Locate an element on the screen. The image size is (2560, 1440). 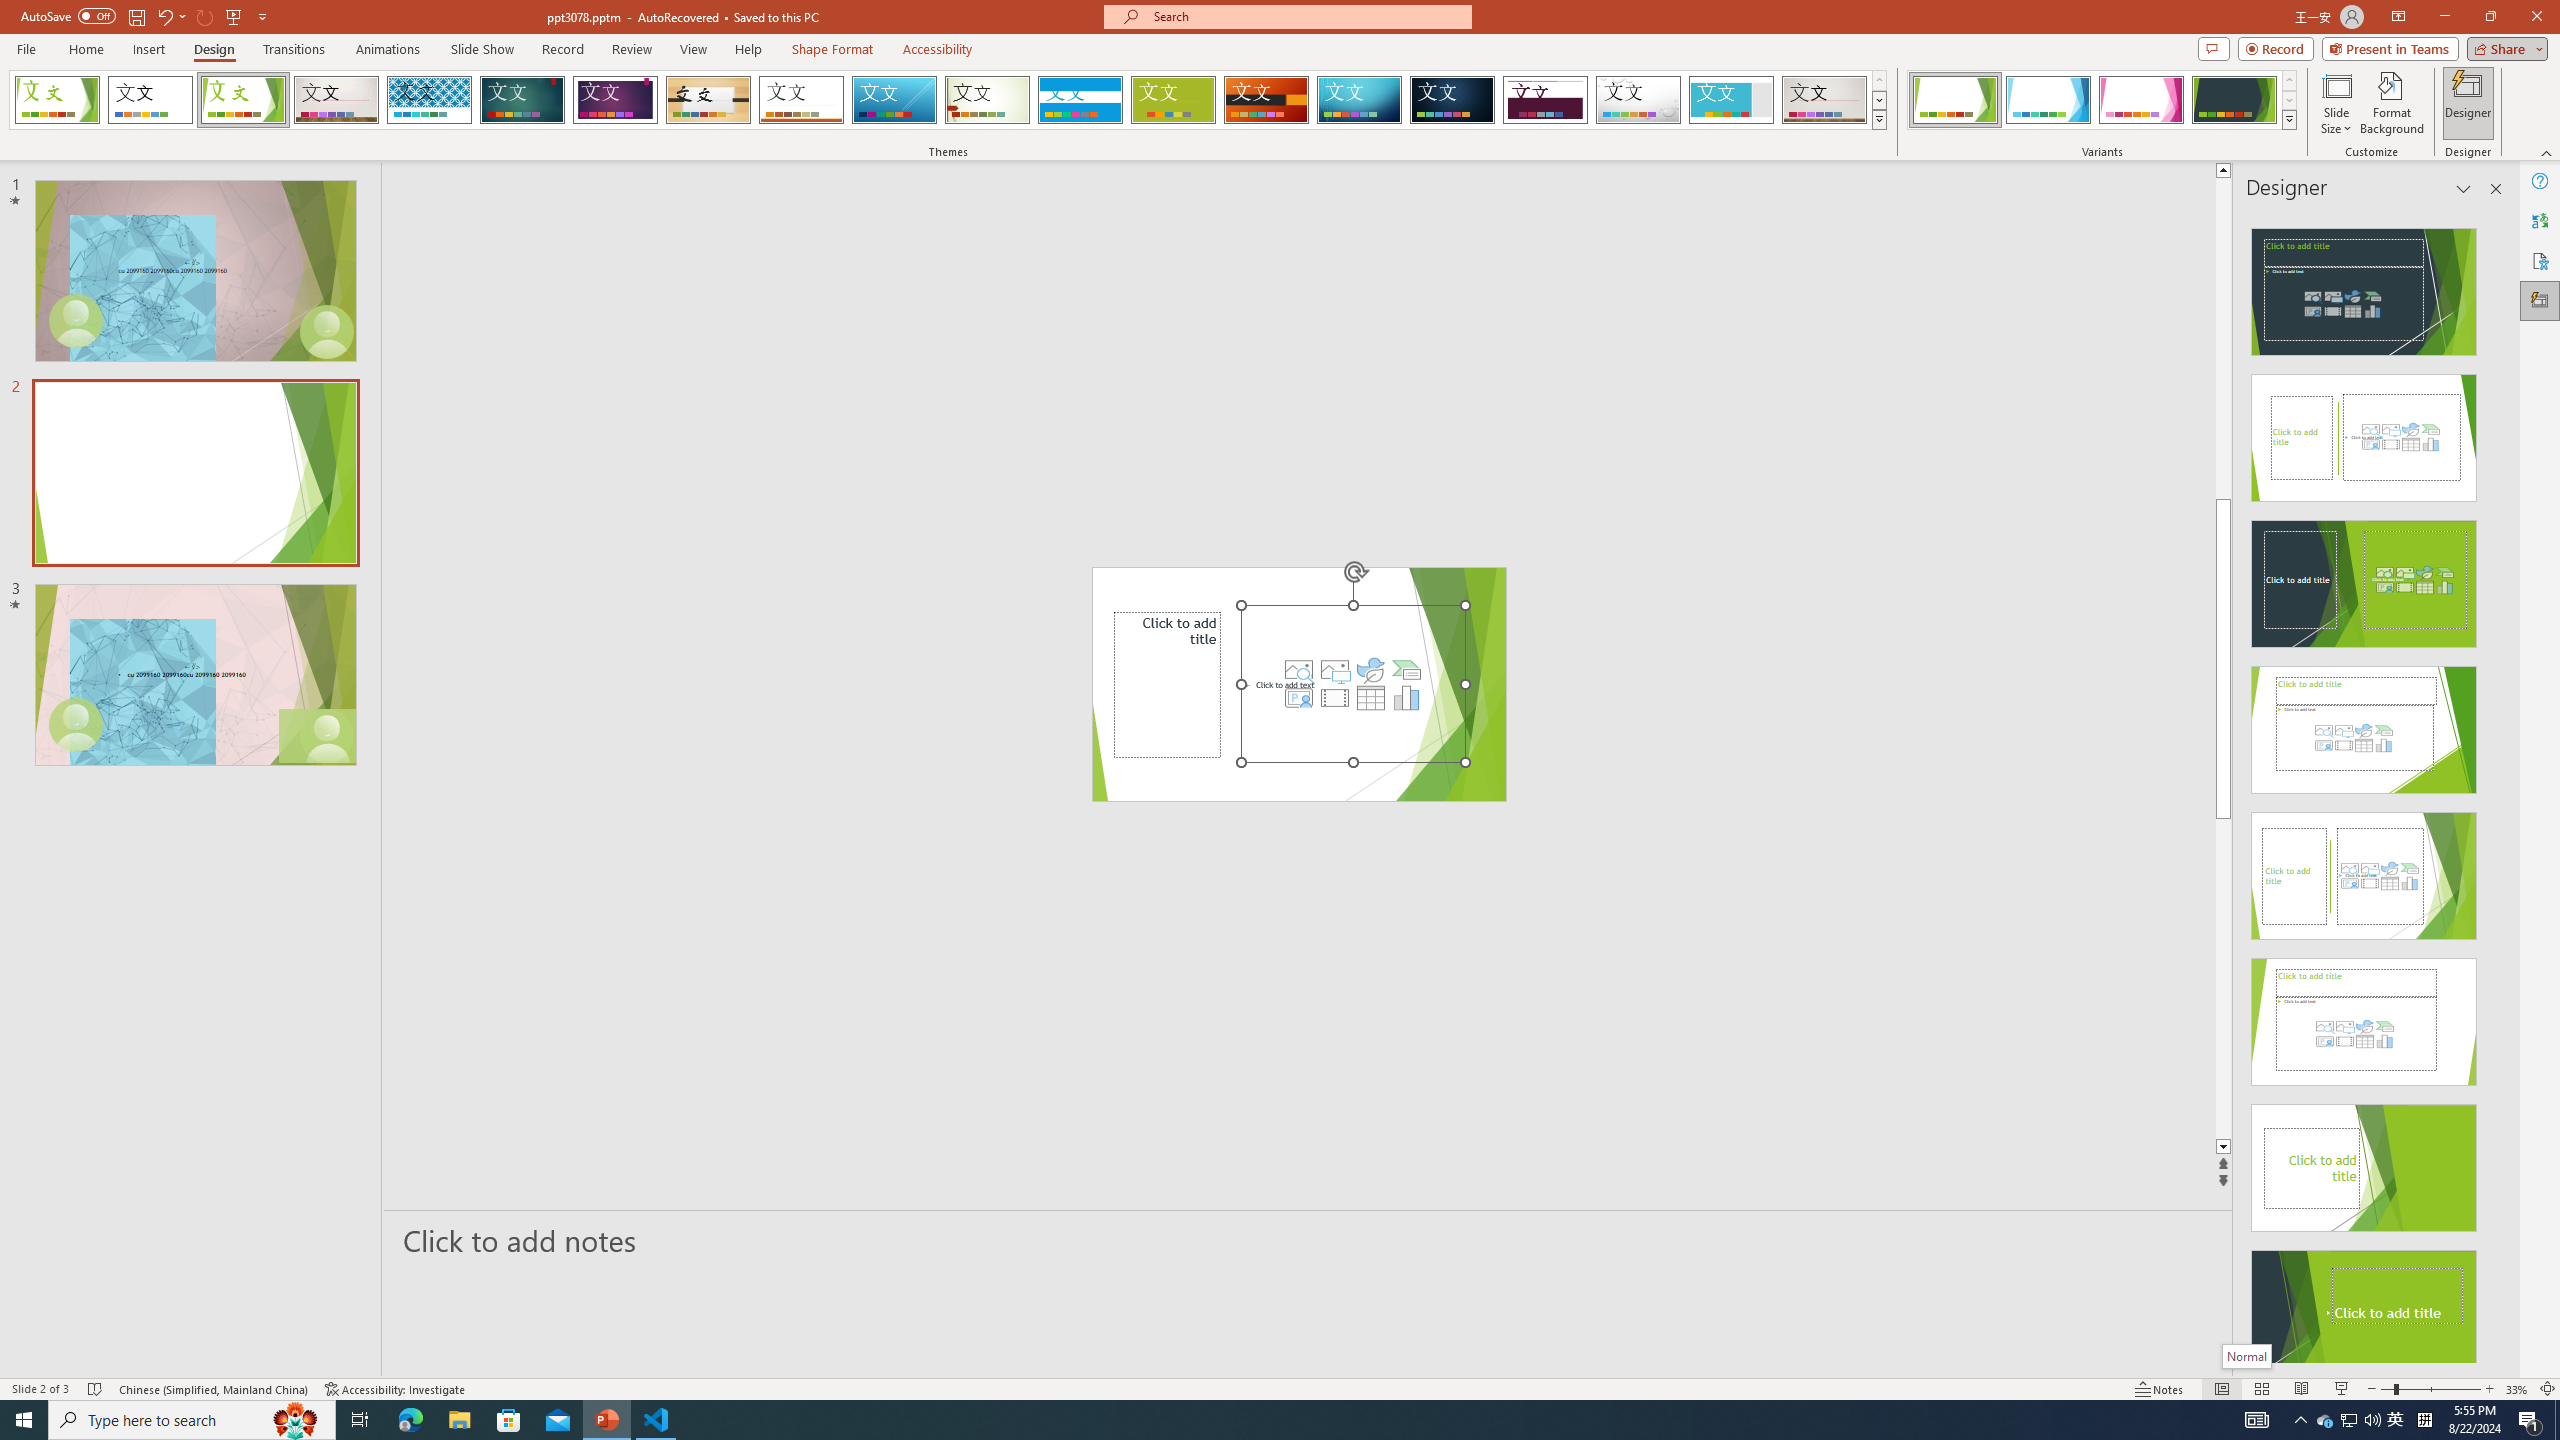
'Organic' is located at coordinates (709, 99).